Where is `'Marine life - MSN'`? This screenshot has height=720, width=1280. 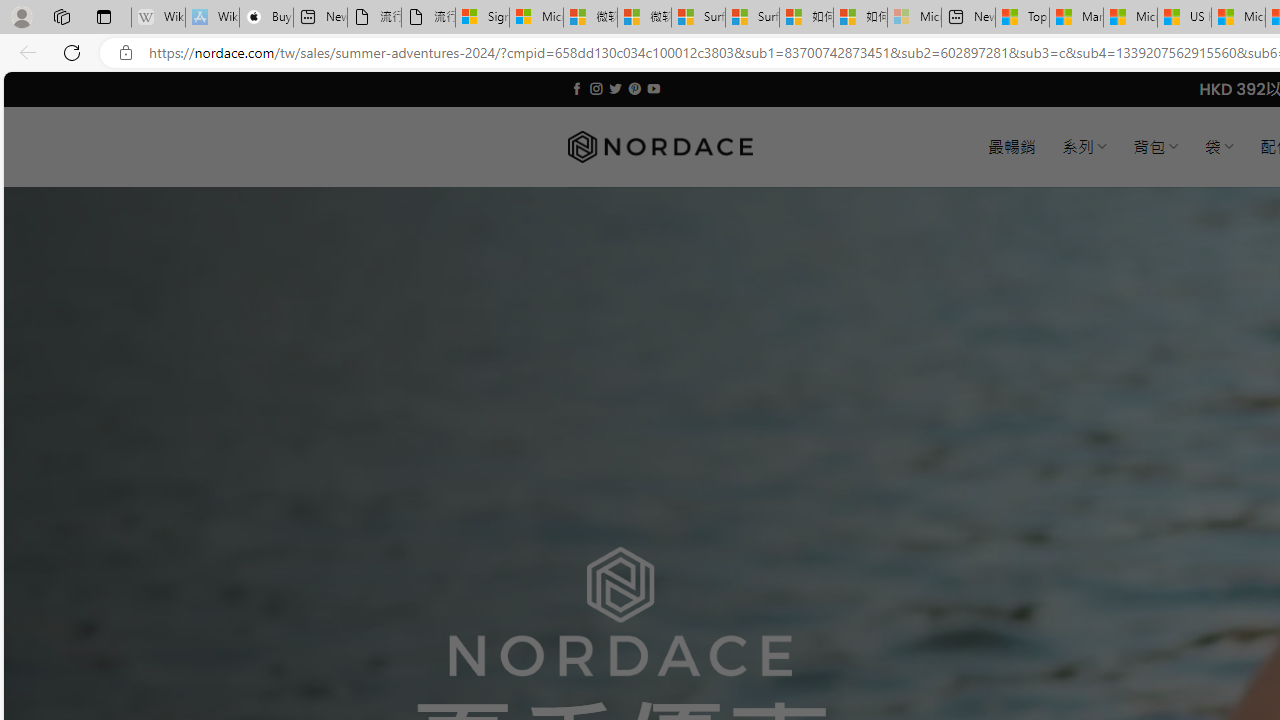
'Marine life - MSN' is located at coordinates (1075, 17).